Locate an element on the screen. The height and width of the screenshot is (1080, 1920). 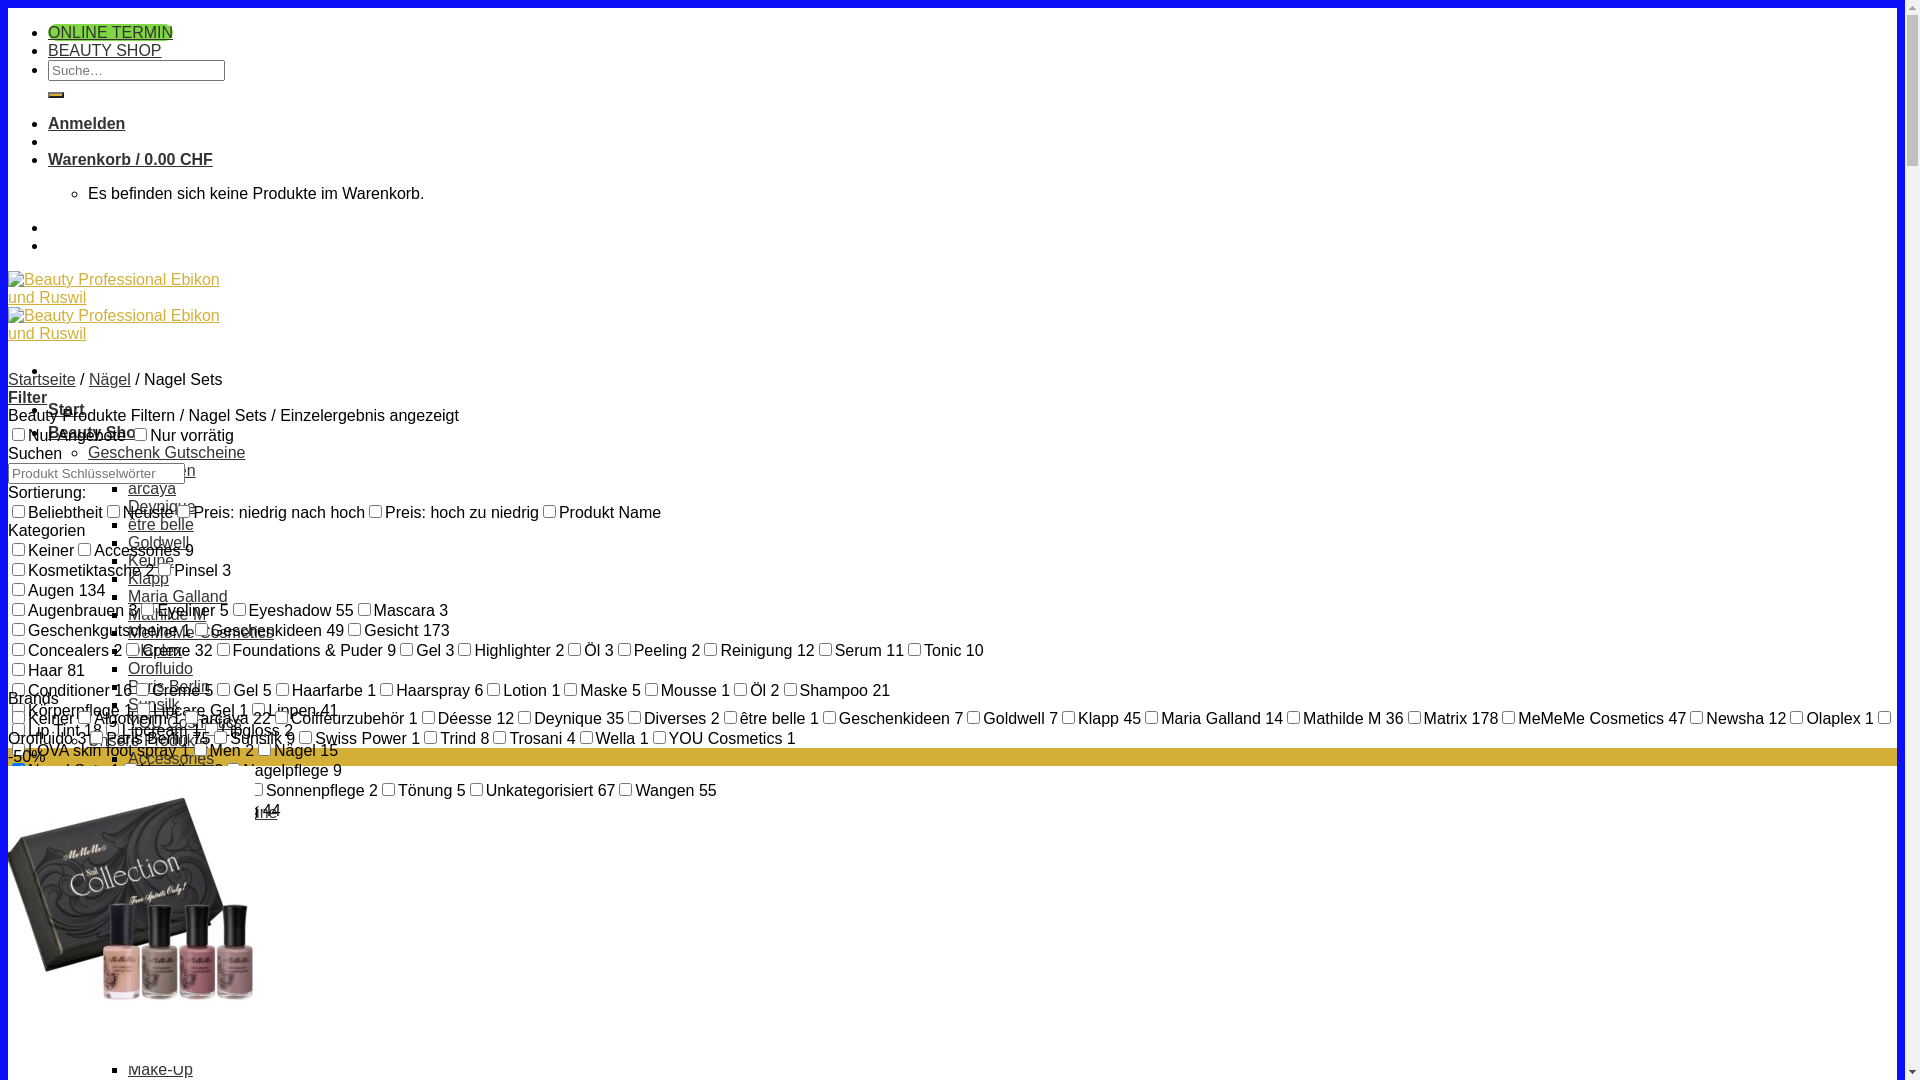
'Skip to content' is located at coordinates (7, 7).